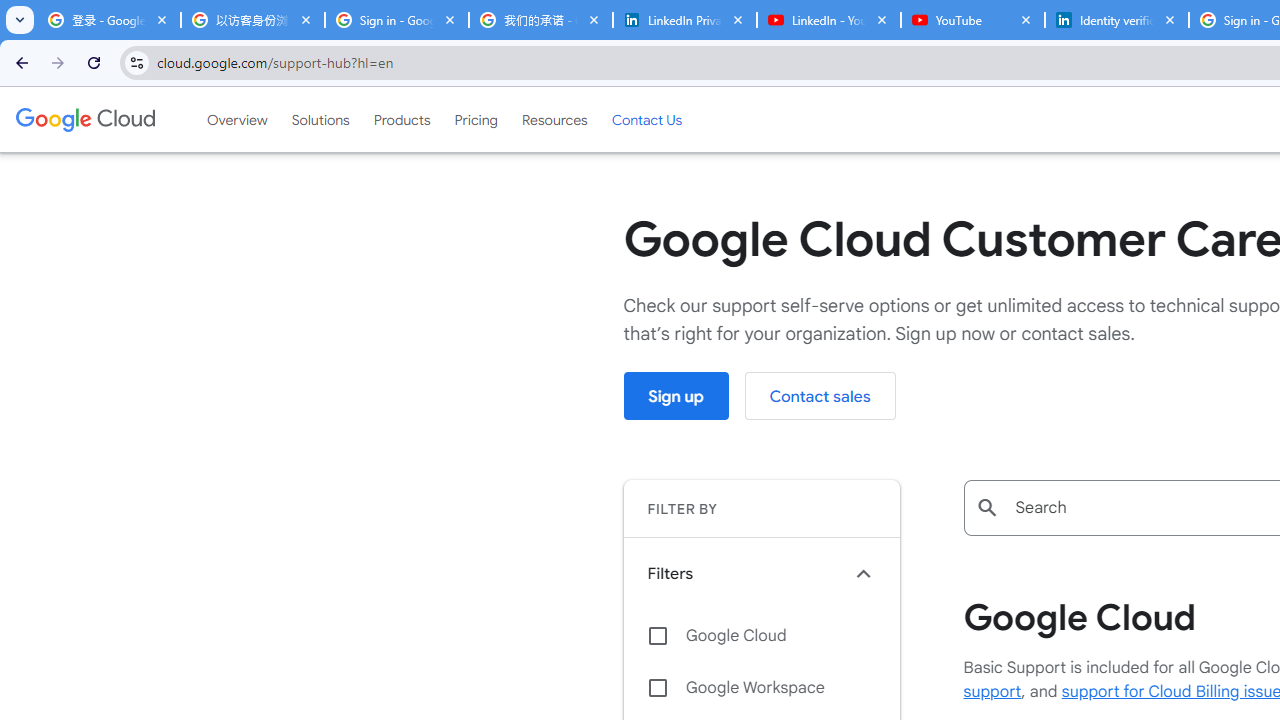 This screenshot has height=720, width=1280. I want to click on 'YouTube', so click(972, 20).